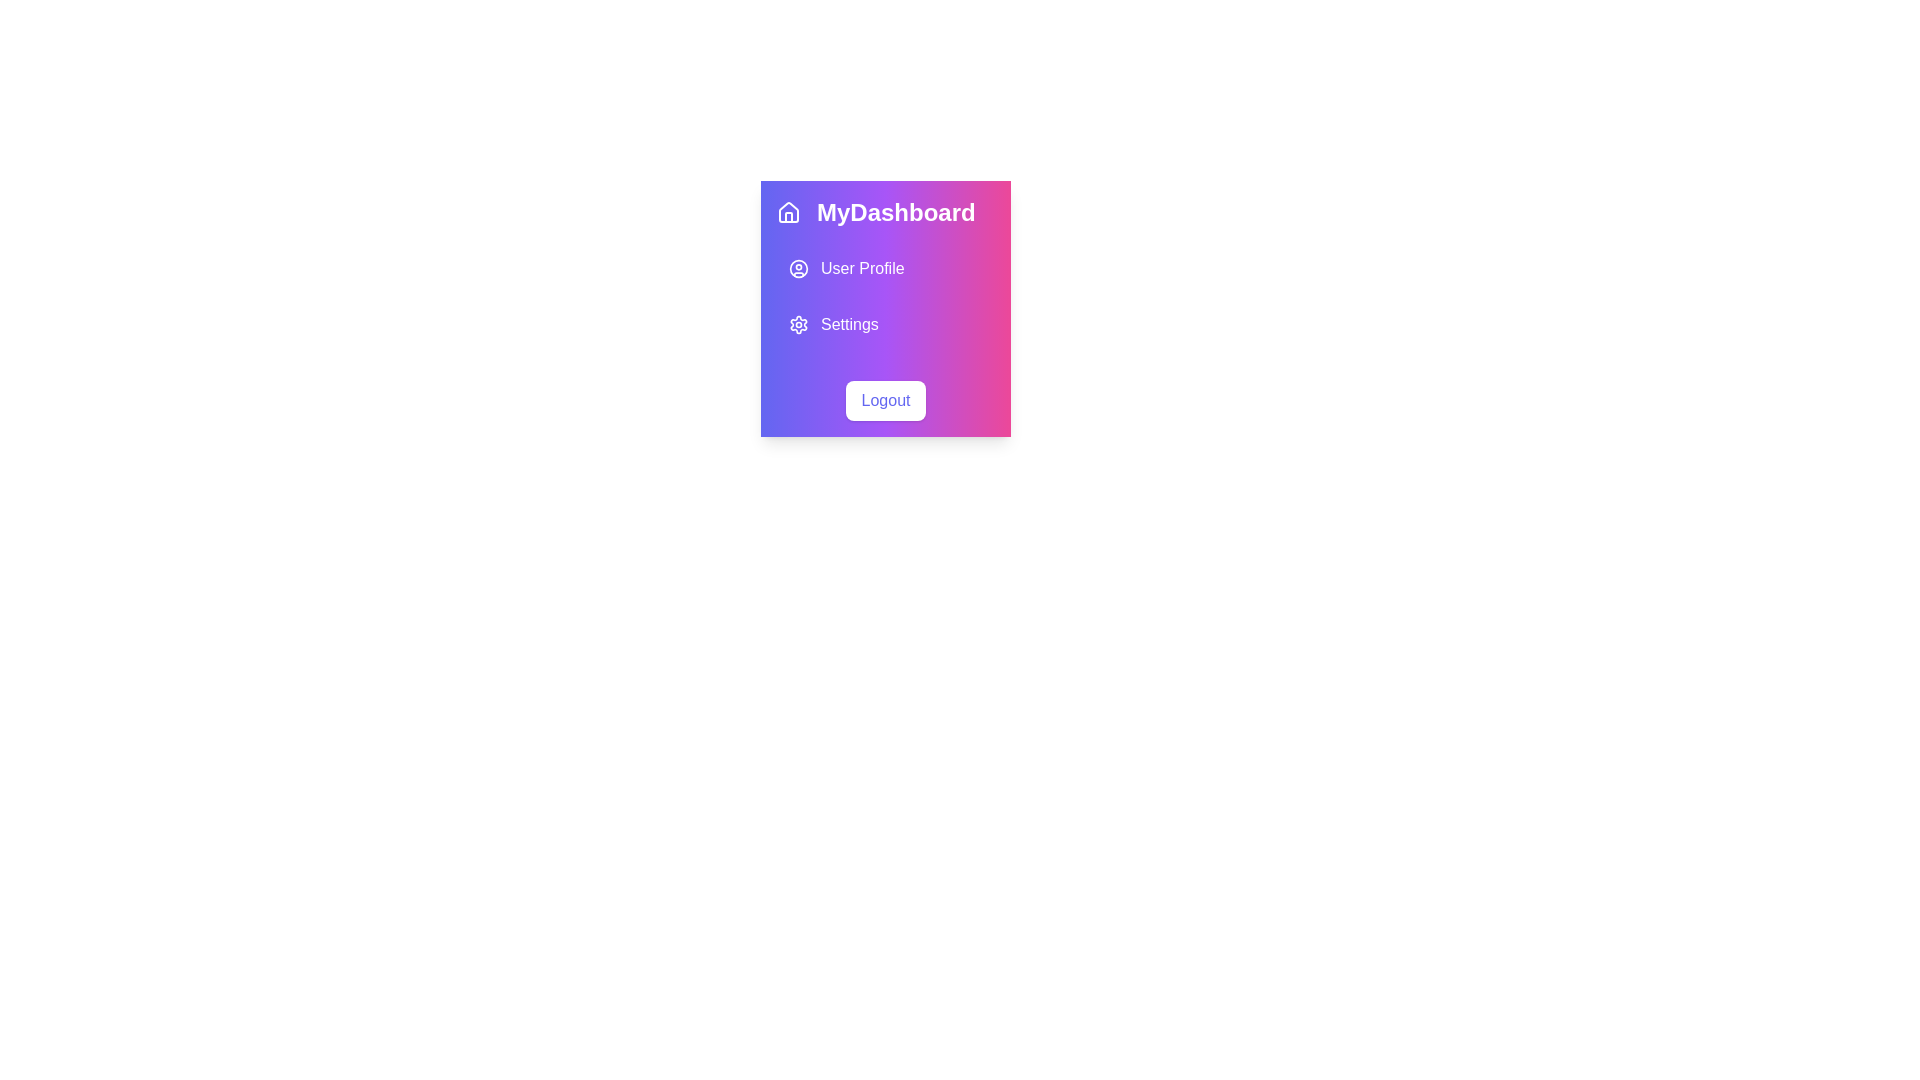  I want to click on the Menu Header element which is a horizontal panel at the top of the menu containing a house icon on the left and 'MyDashboard' text on the right, featuring a gradient background from blue to pink, so click(885, 212).